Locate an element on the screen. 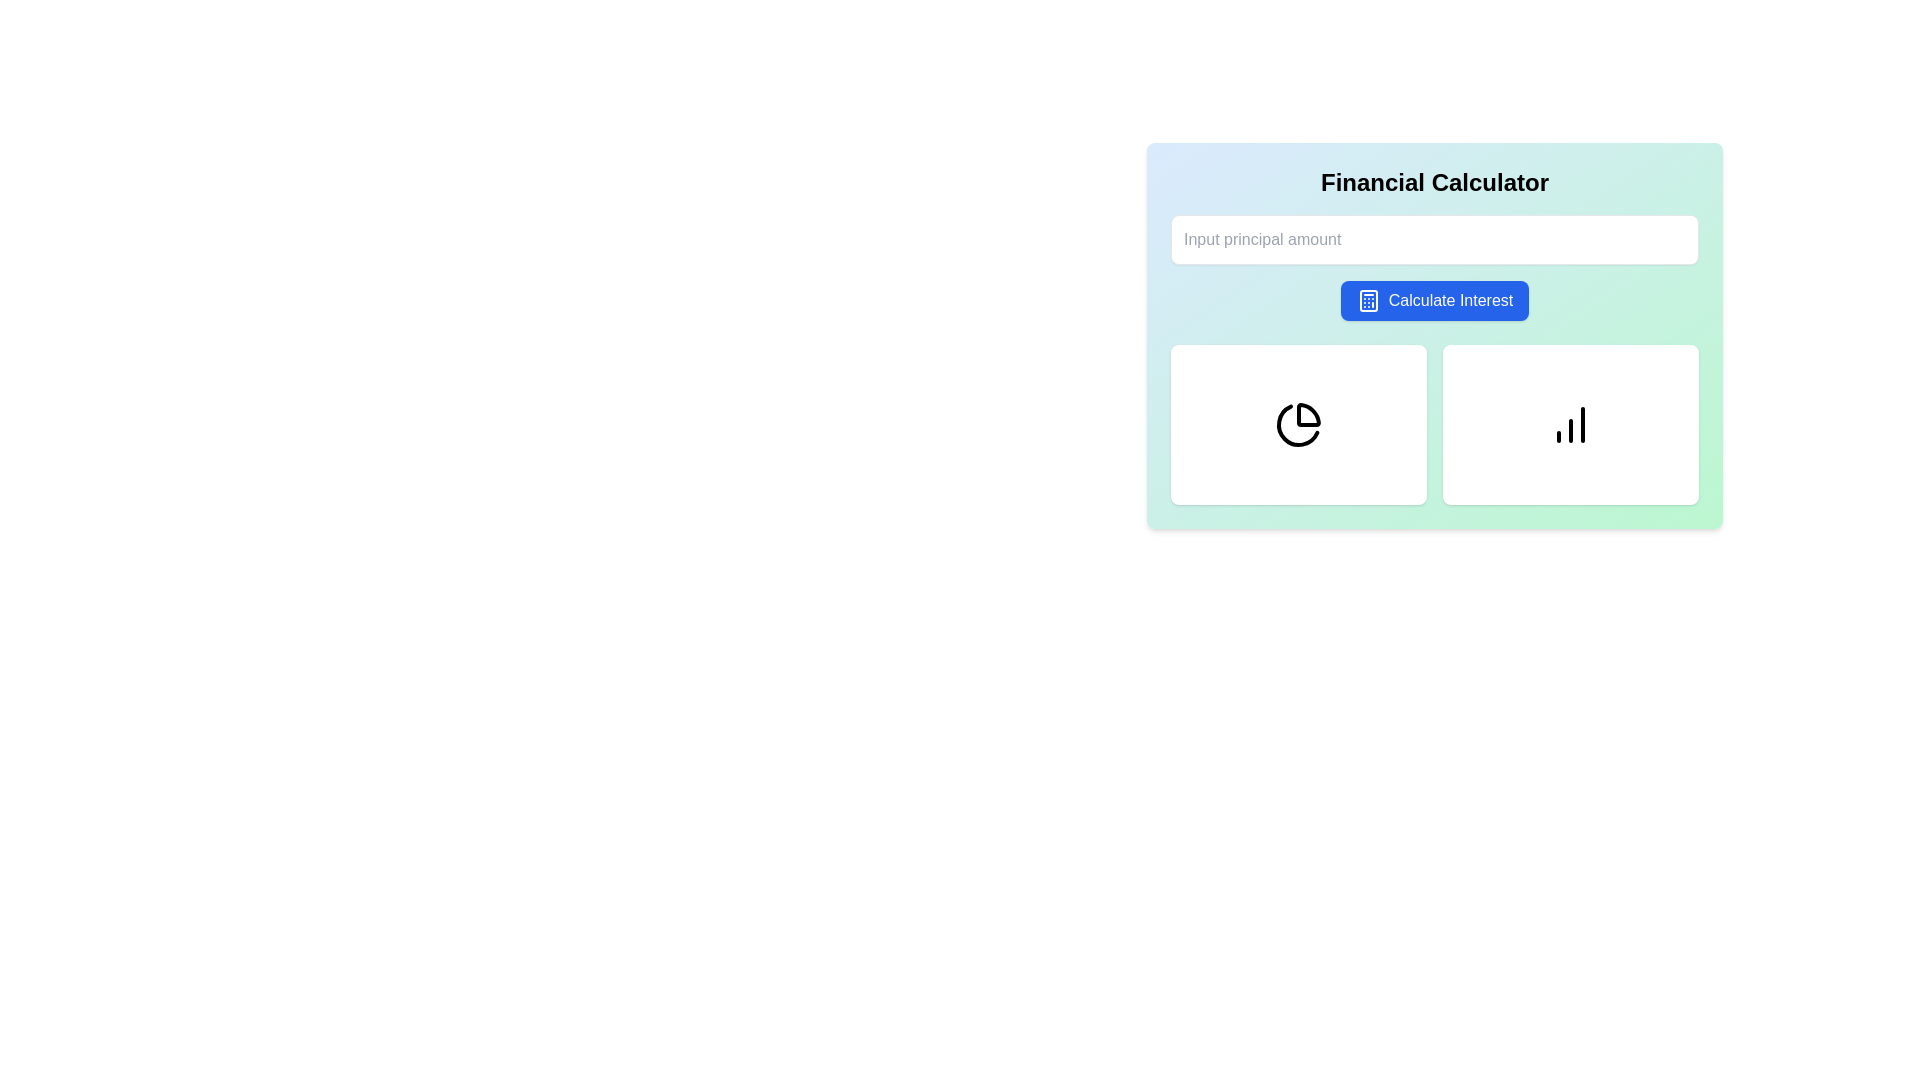 The image size is (1920, 1080). the rectangular blue button with rounded corners labeled 'Calculate Interest' is located at coordinates (1434, 300).